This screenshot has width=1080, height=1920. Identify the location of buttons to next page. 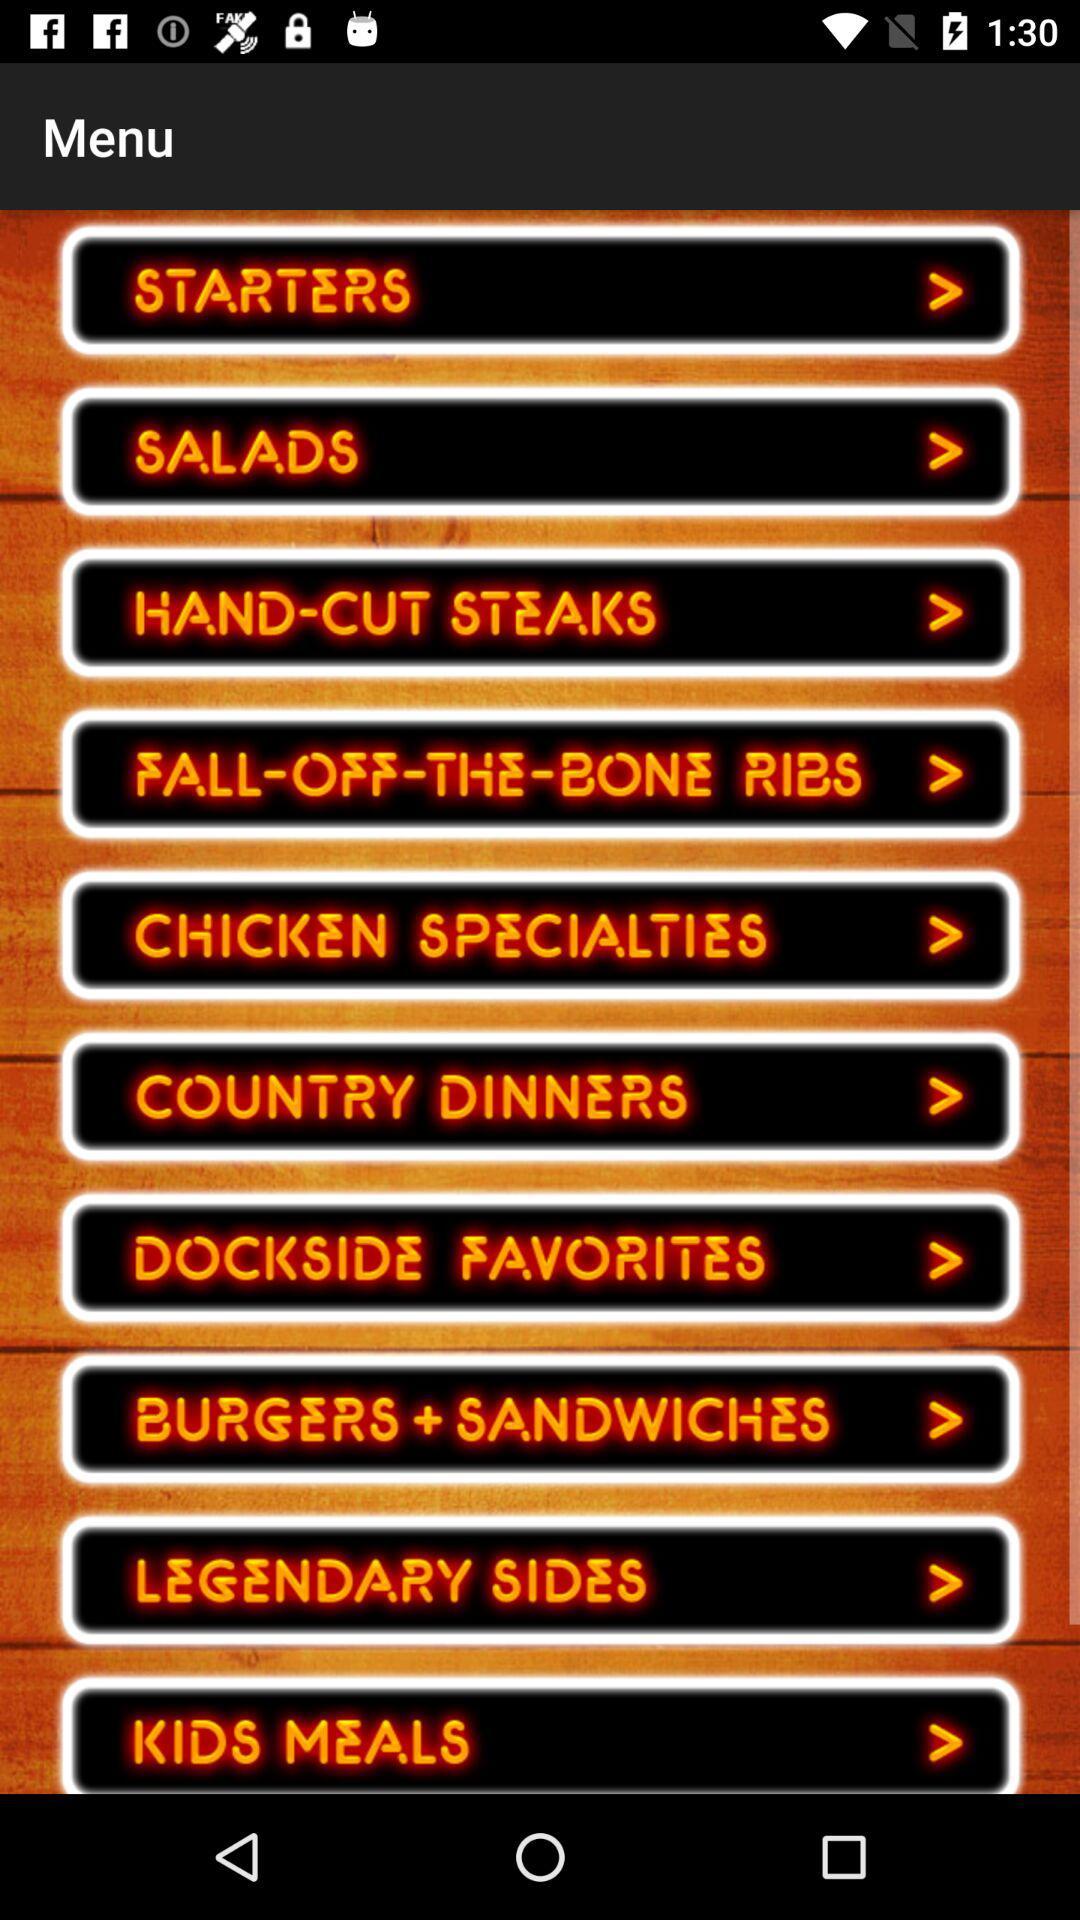
(540, 1257).